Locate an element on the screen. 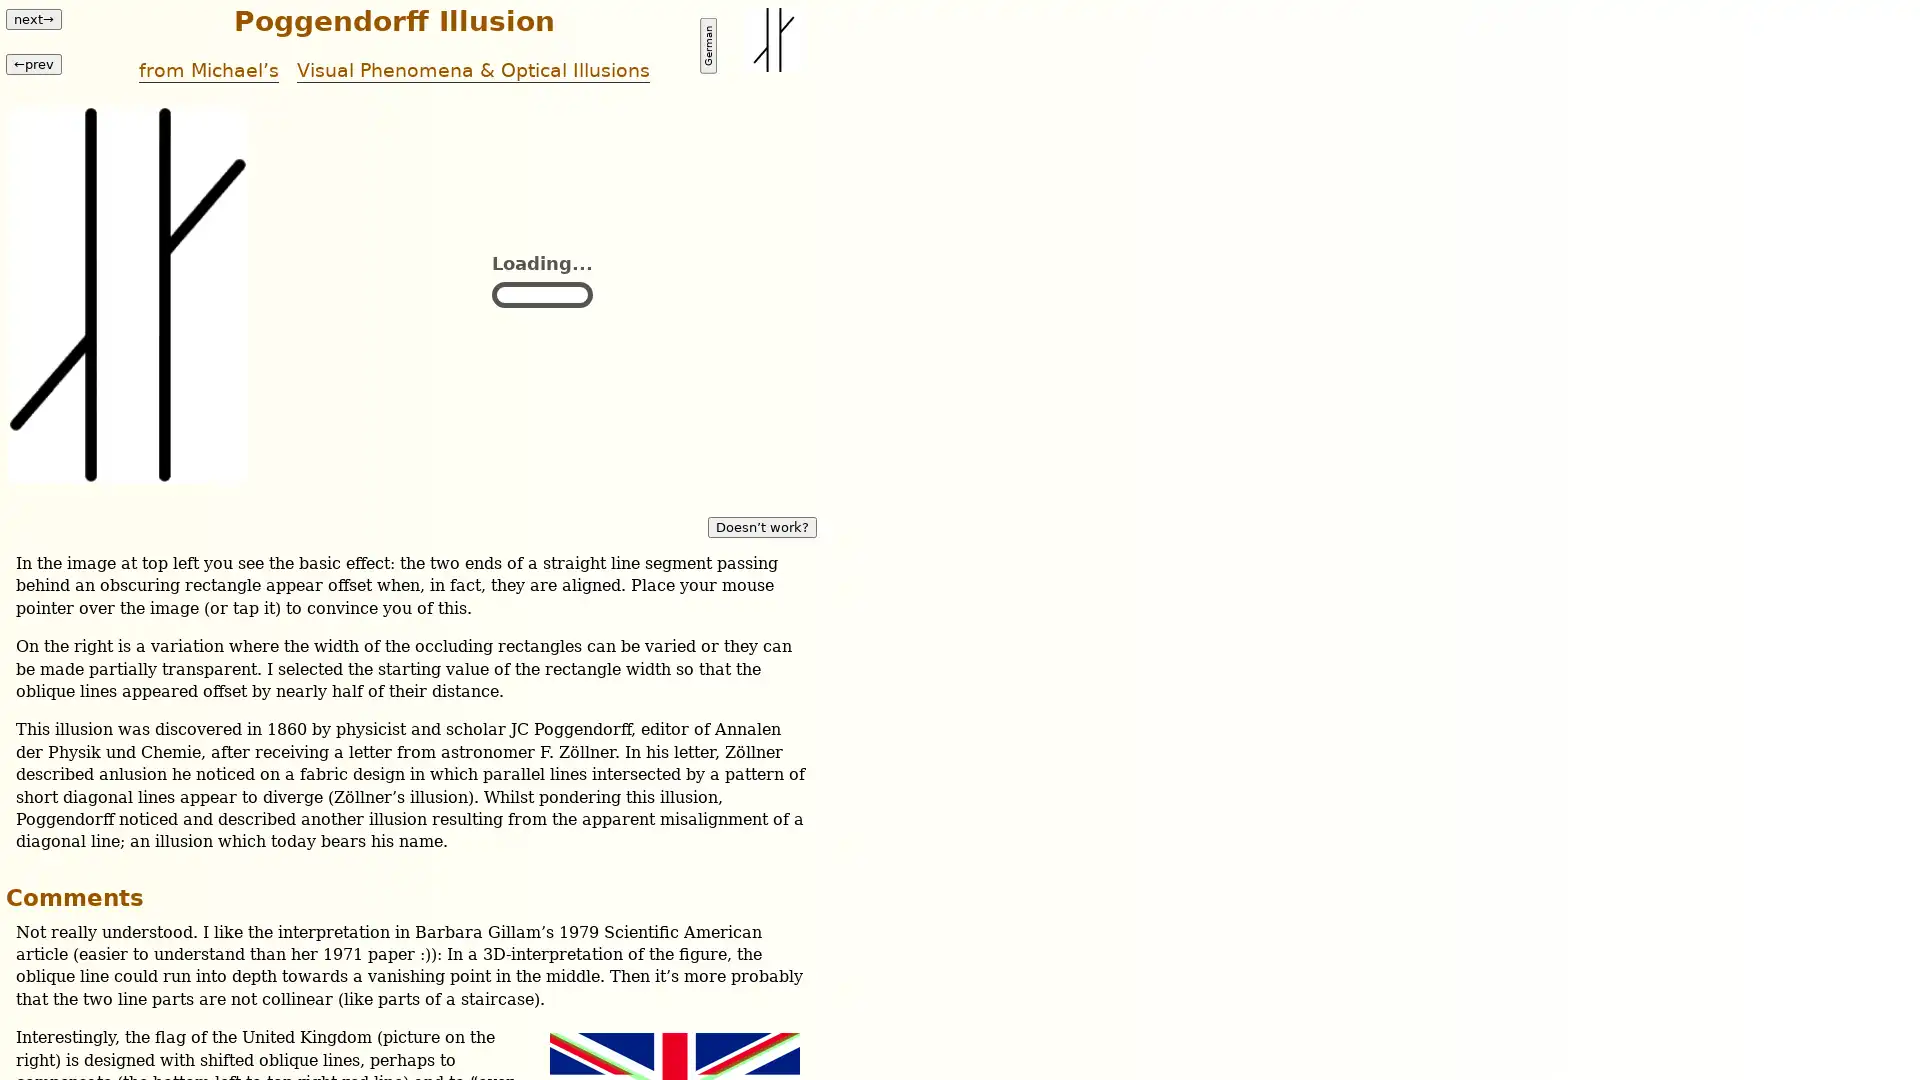 The image size is (1920, 1080). German is located at coordinates (708, 45).